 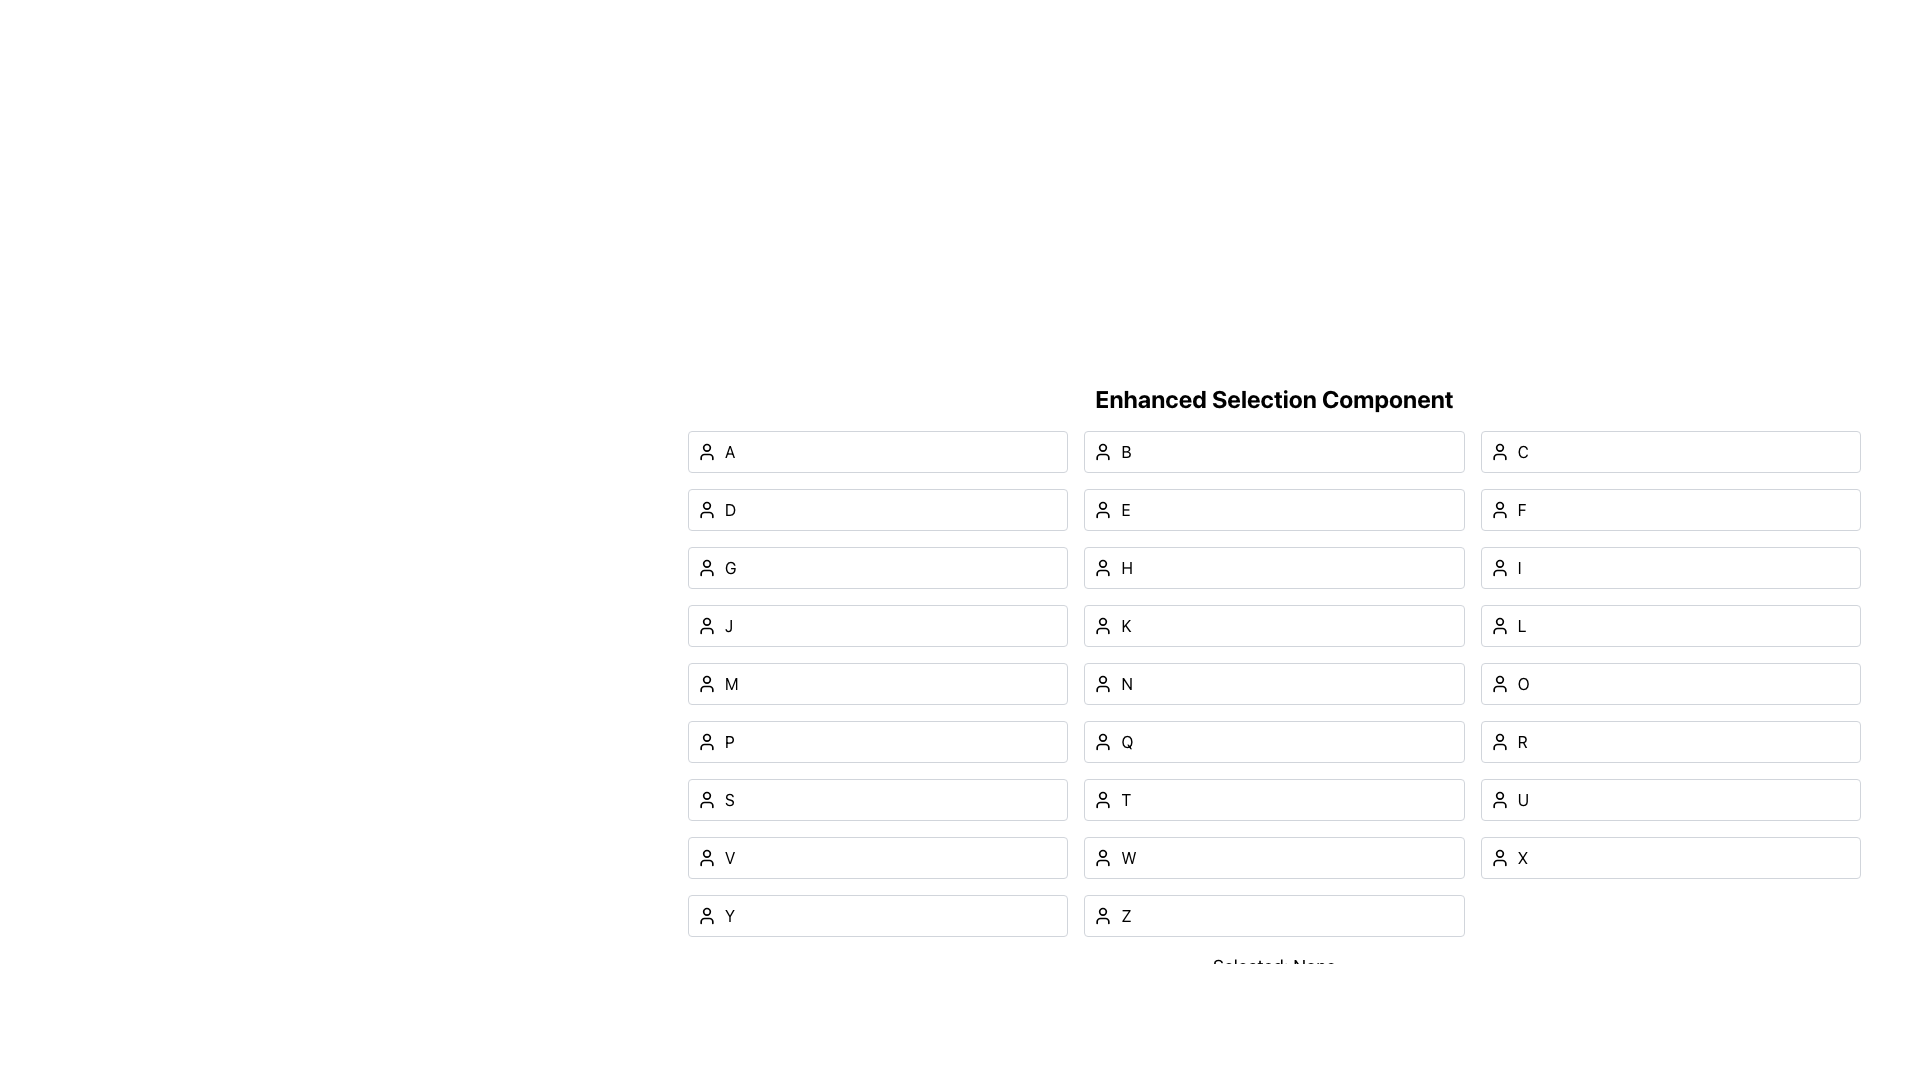 I want to click on the decorative SVG icon representing a user, located inside the interactive box labeled 'L' in the enhanced selection grid, so click(x=1499, y=624).